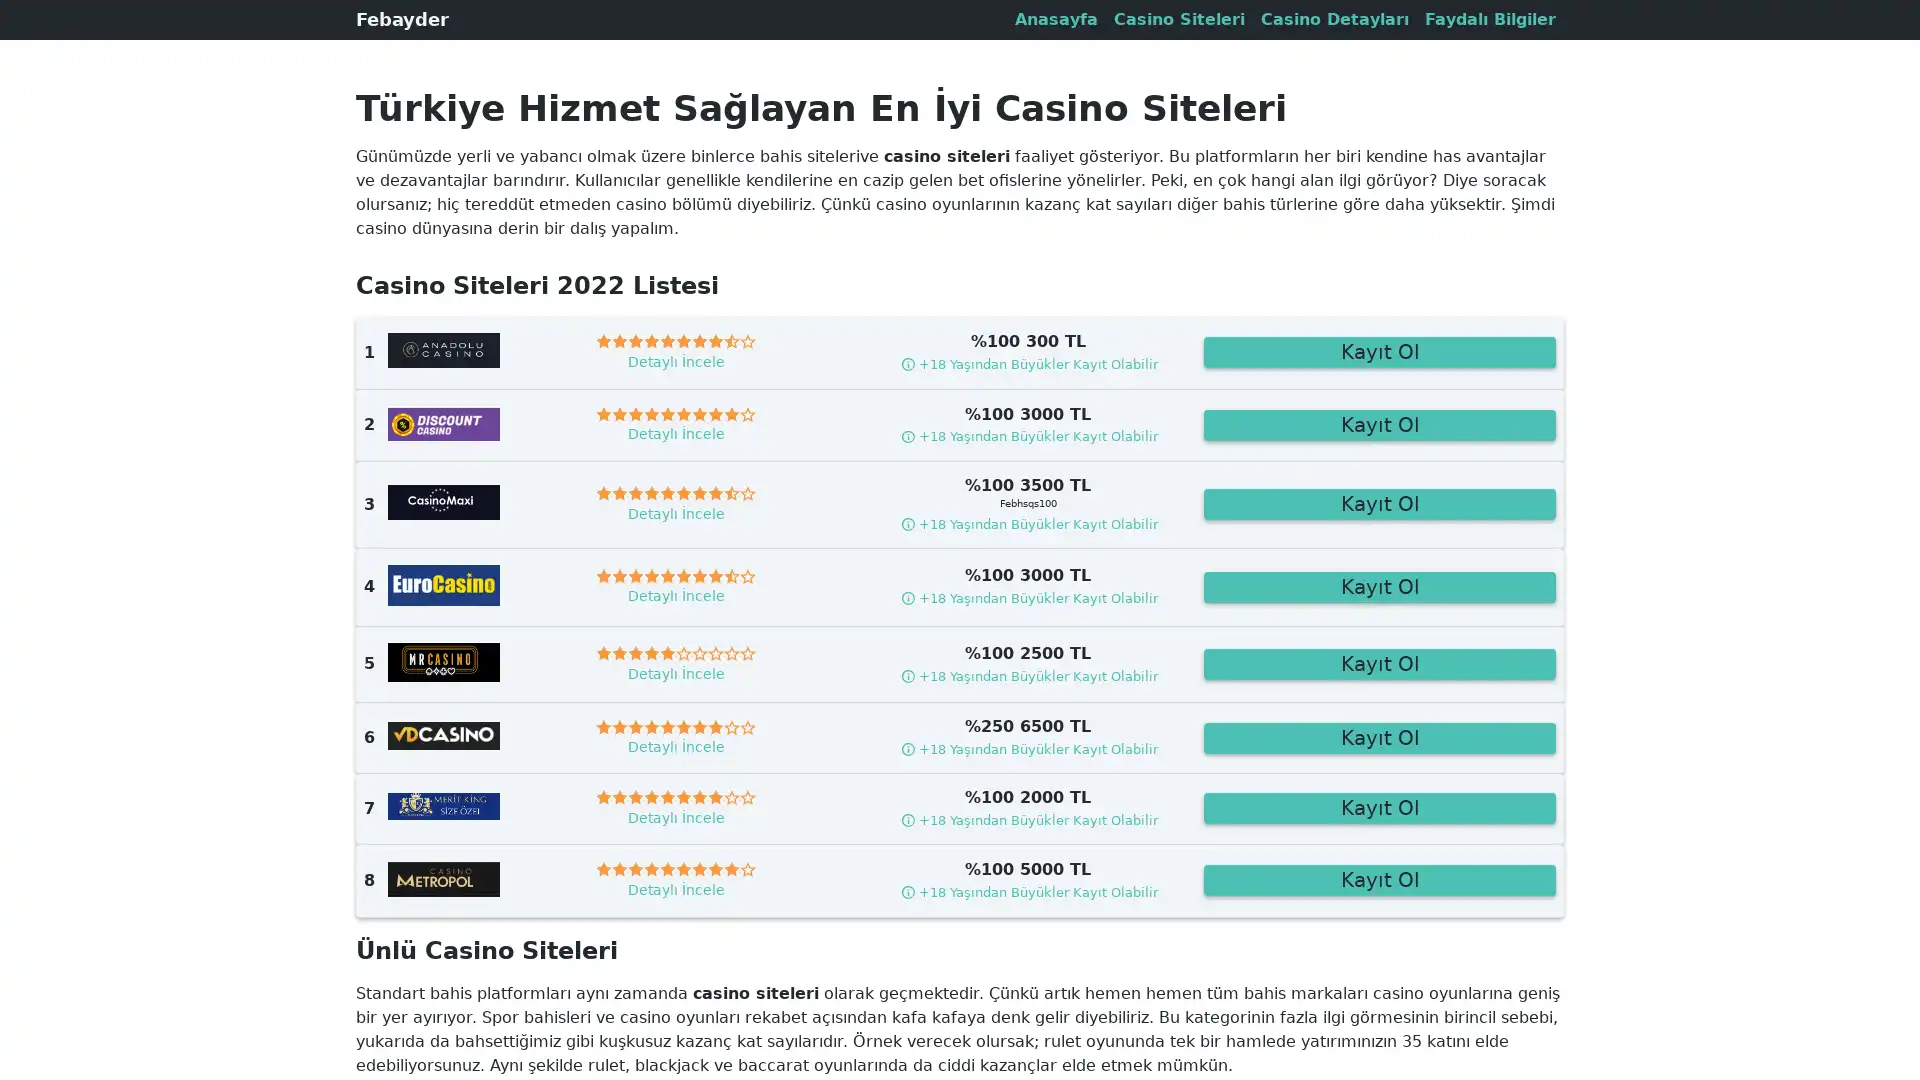 This screenshot has width=1920, height=1080. What do you see at coordinates (1027, 435) in the screenshot?
I see `Load terms and conditions` at bounding box center [1027, 435].